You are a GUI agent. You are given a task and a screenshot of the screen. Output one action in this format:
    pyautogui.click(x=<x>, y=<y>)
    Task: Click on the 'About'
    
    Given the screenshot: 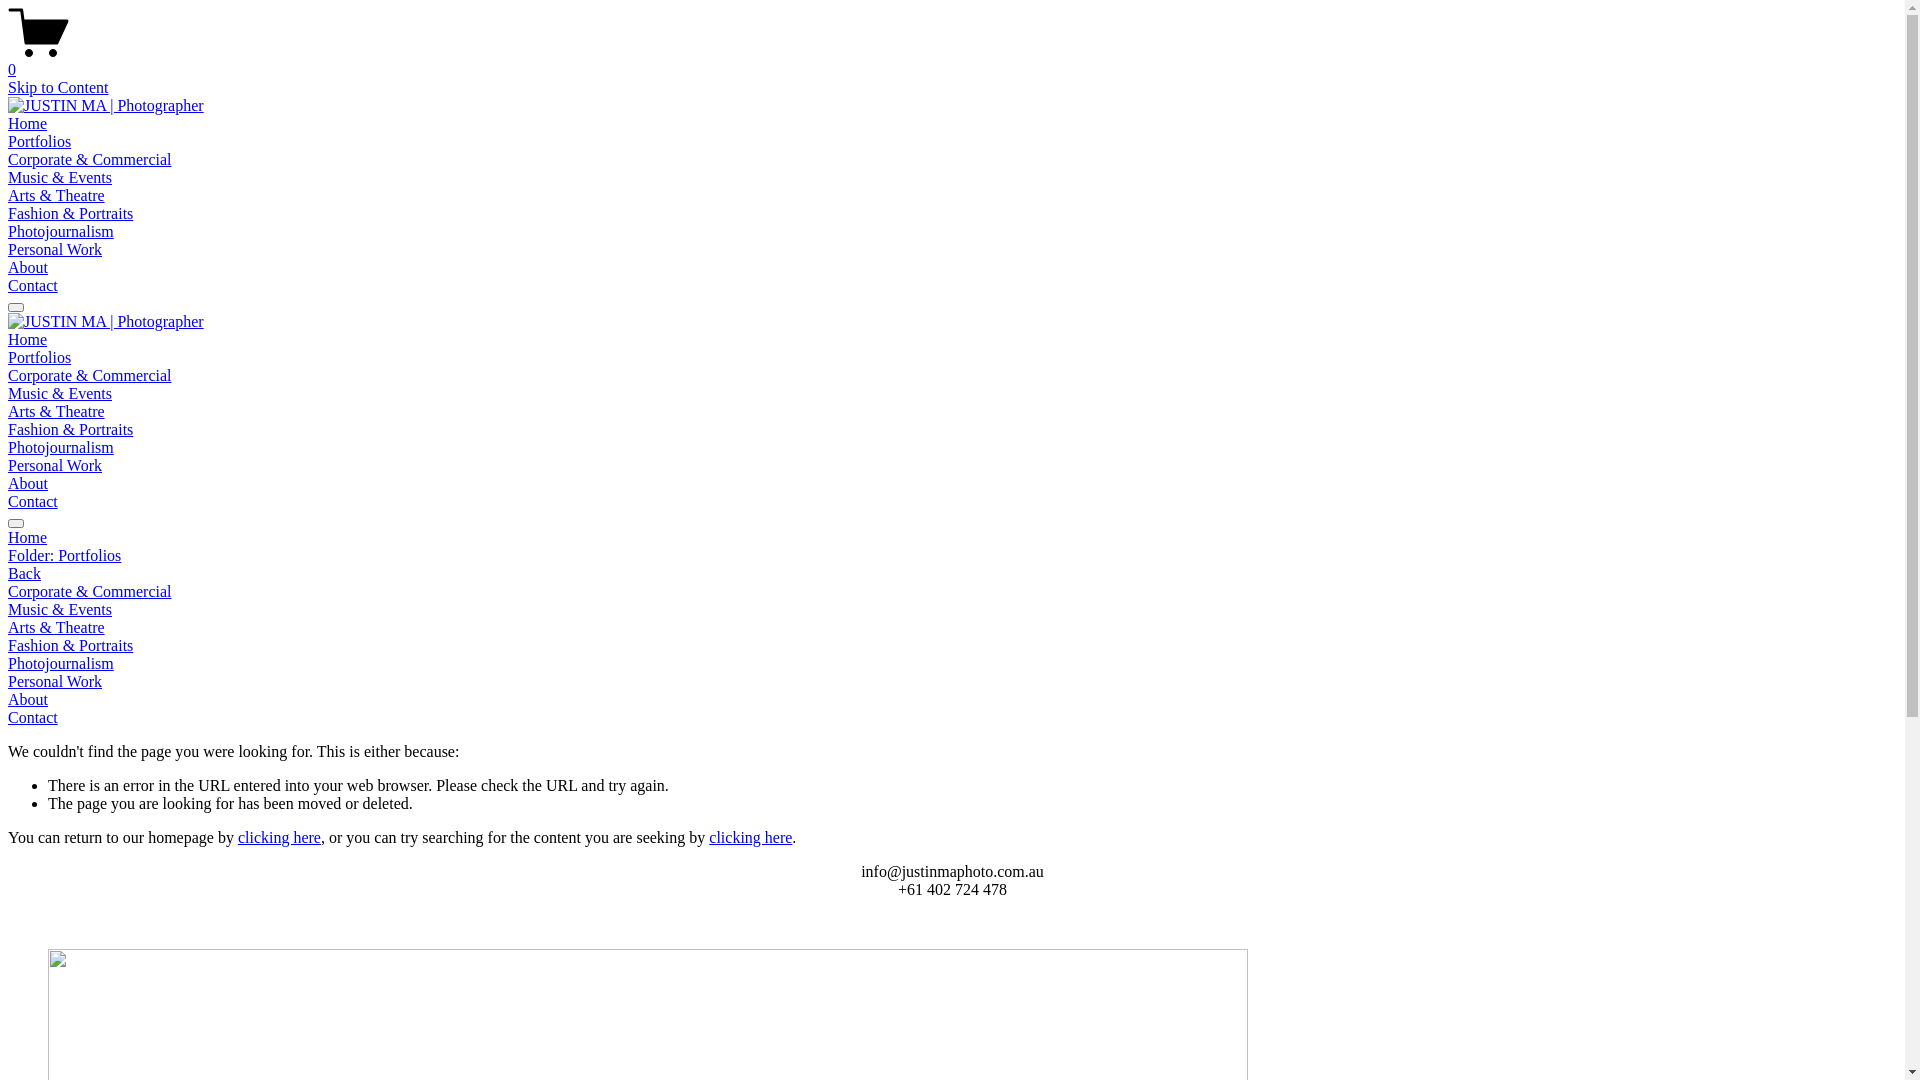 What is the action you would take?
    pyautogui.click(x=28, y=266)
    